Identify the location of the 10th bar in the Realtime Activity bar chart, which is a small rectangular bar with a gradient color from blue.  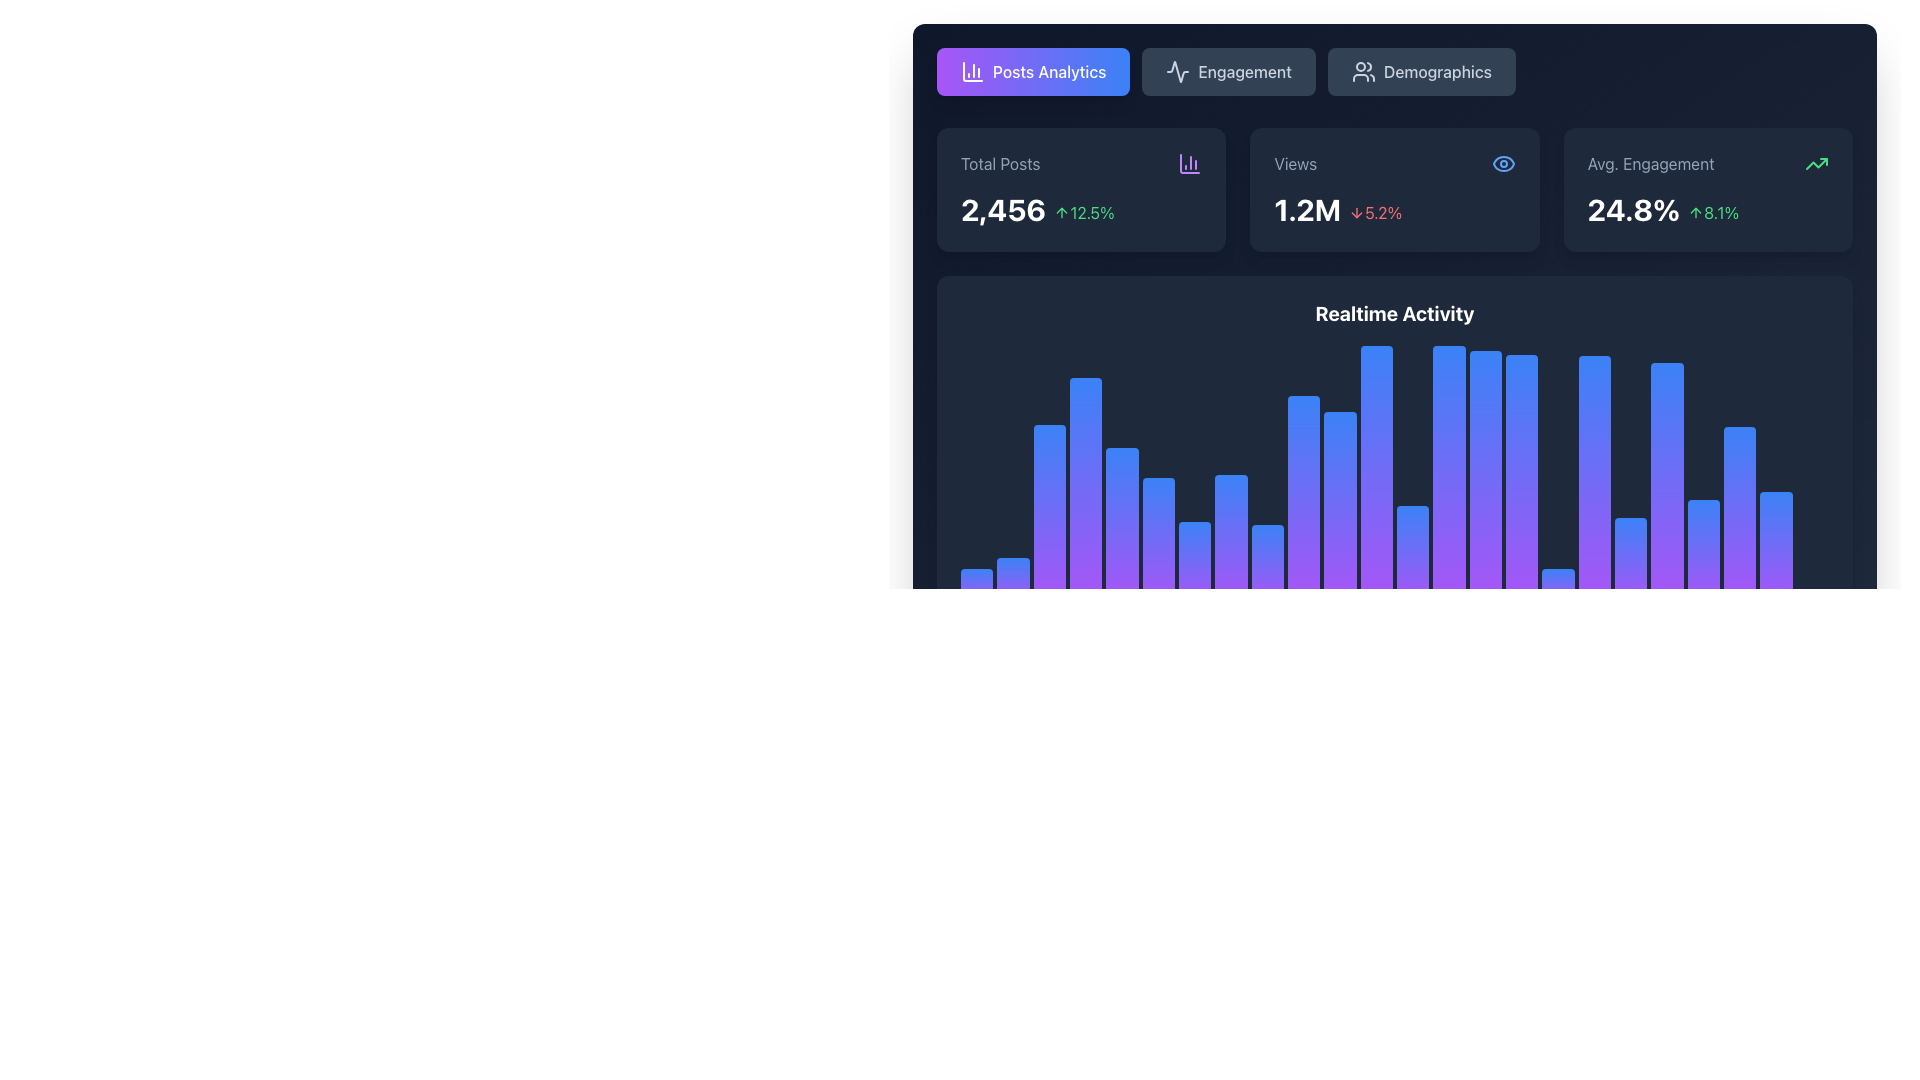
(1304, 584).